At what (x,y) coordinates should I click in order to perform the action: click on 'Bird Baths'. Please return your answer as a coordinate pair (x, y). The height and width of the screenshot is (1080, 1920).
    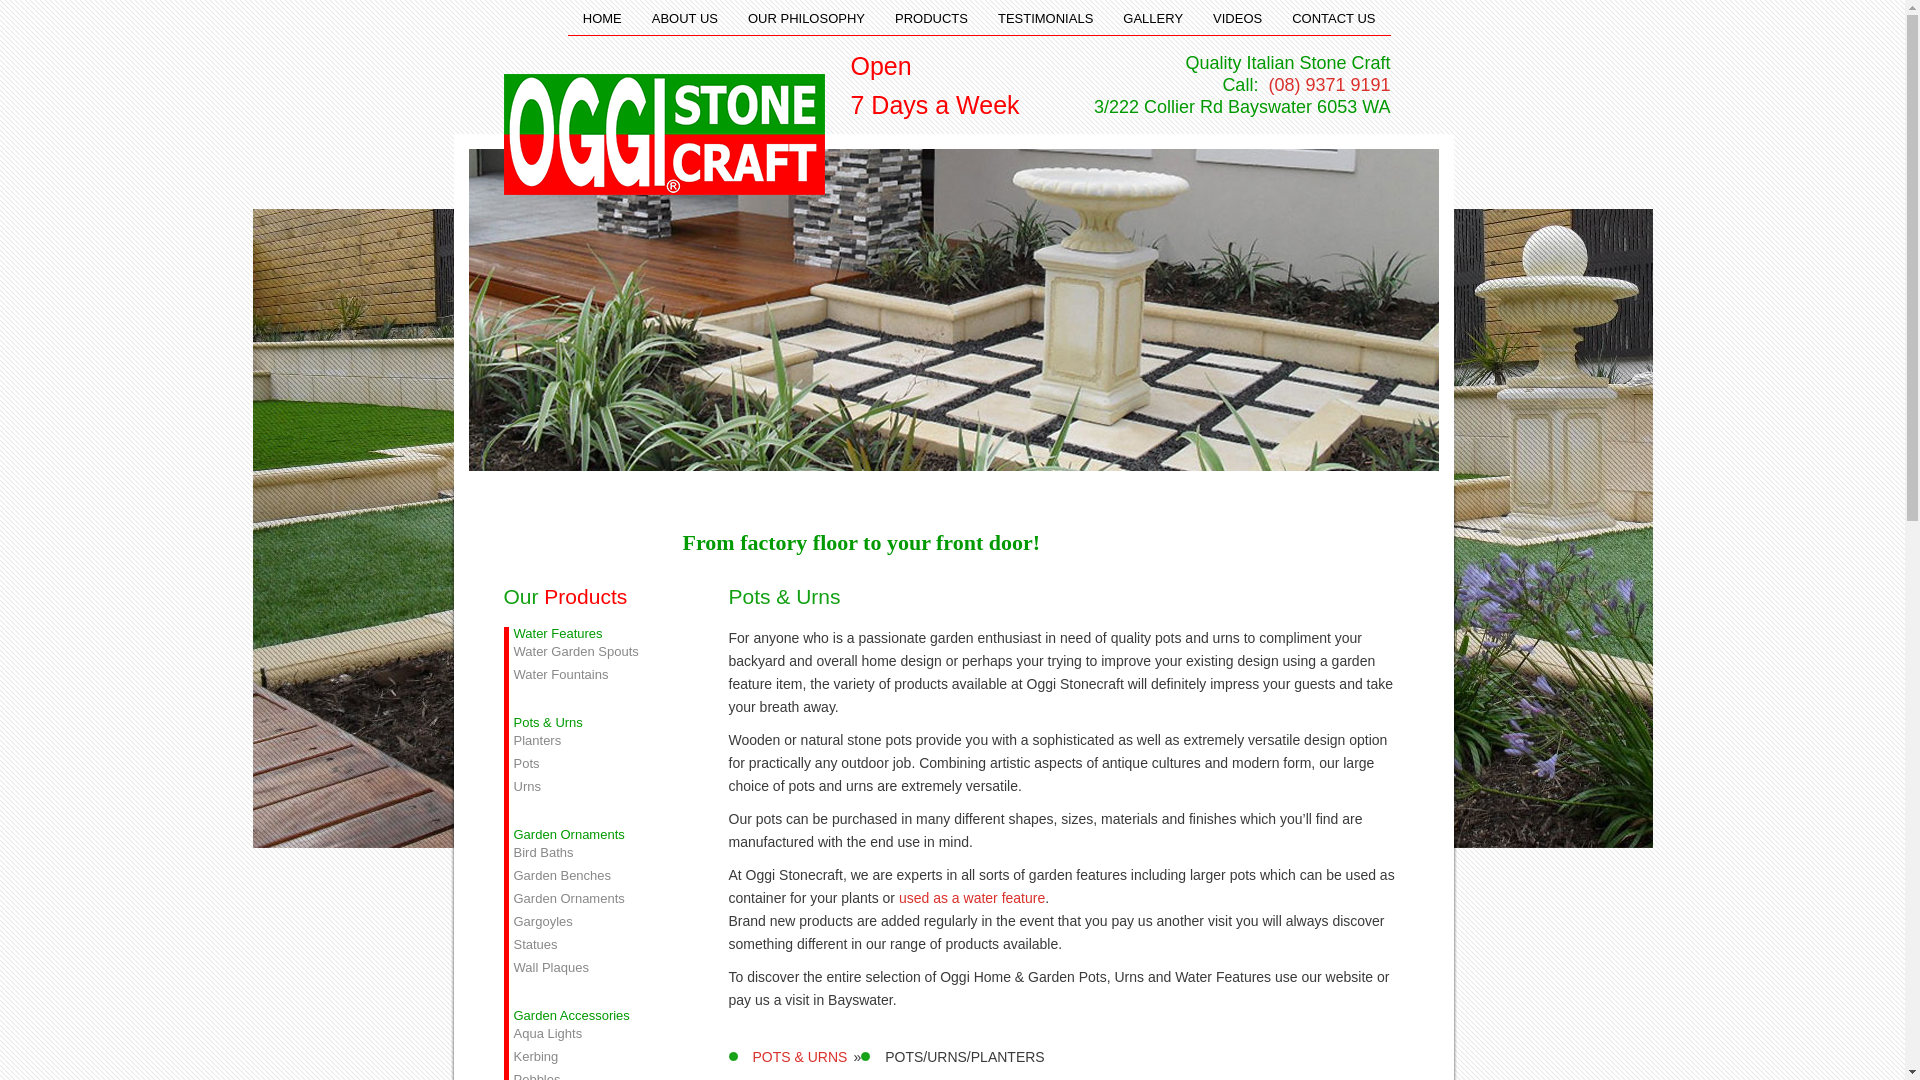
    Looking at the image, I should click on (595, 852).